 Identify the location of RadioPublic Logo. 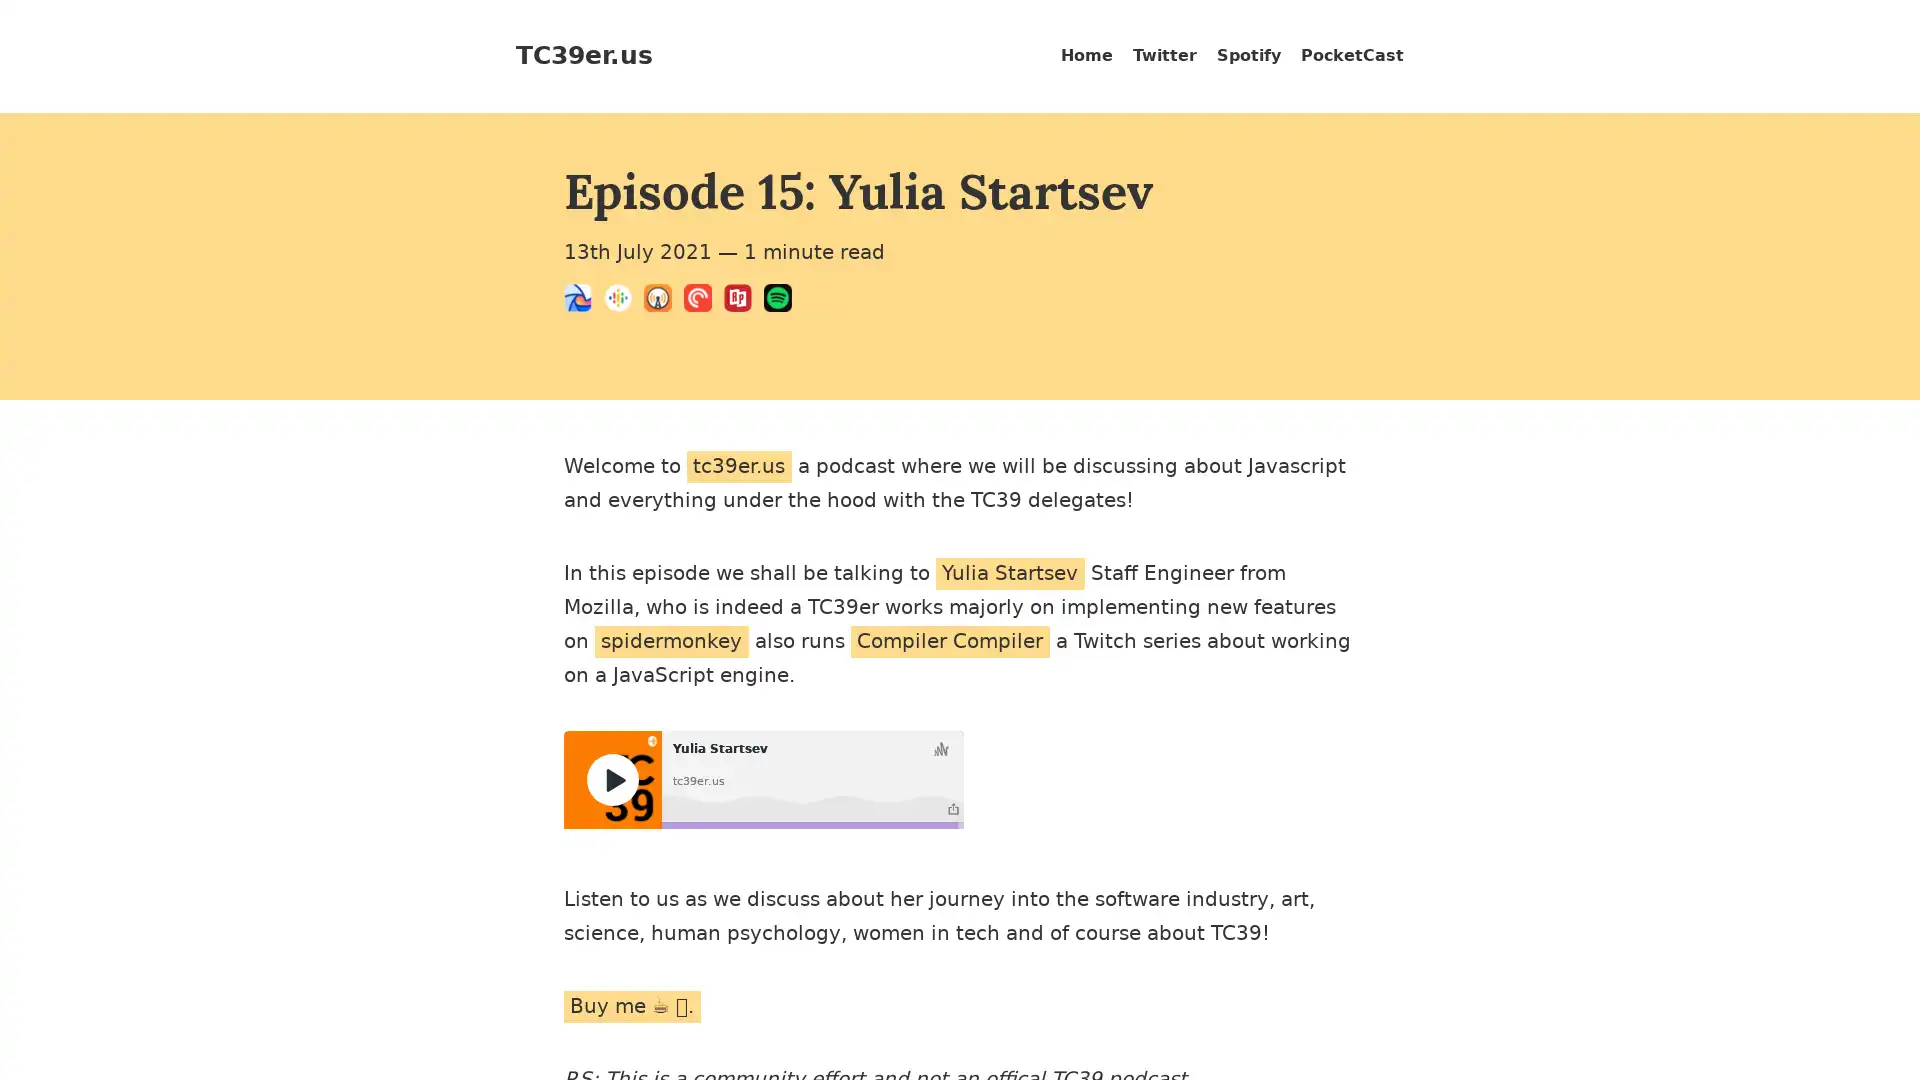
(743, 301).